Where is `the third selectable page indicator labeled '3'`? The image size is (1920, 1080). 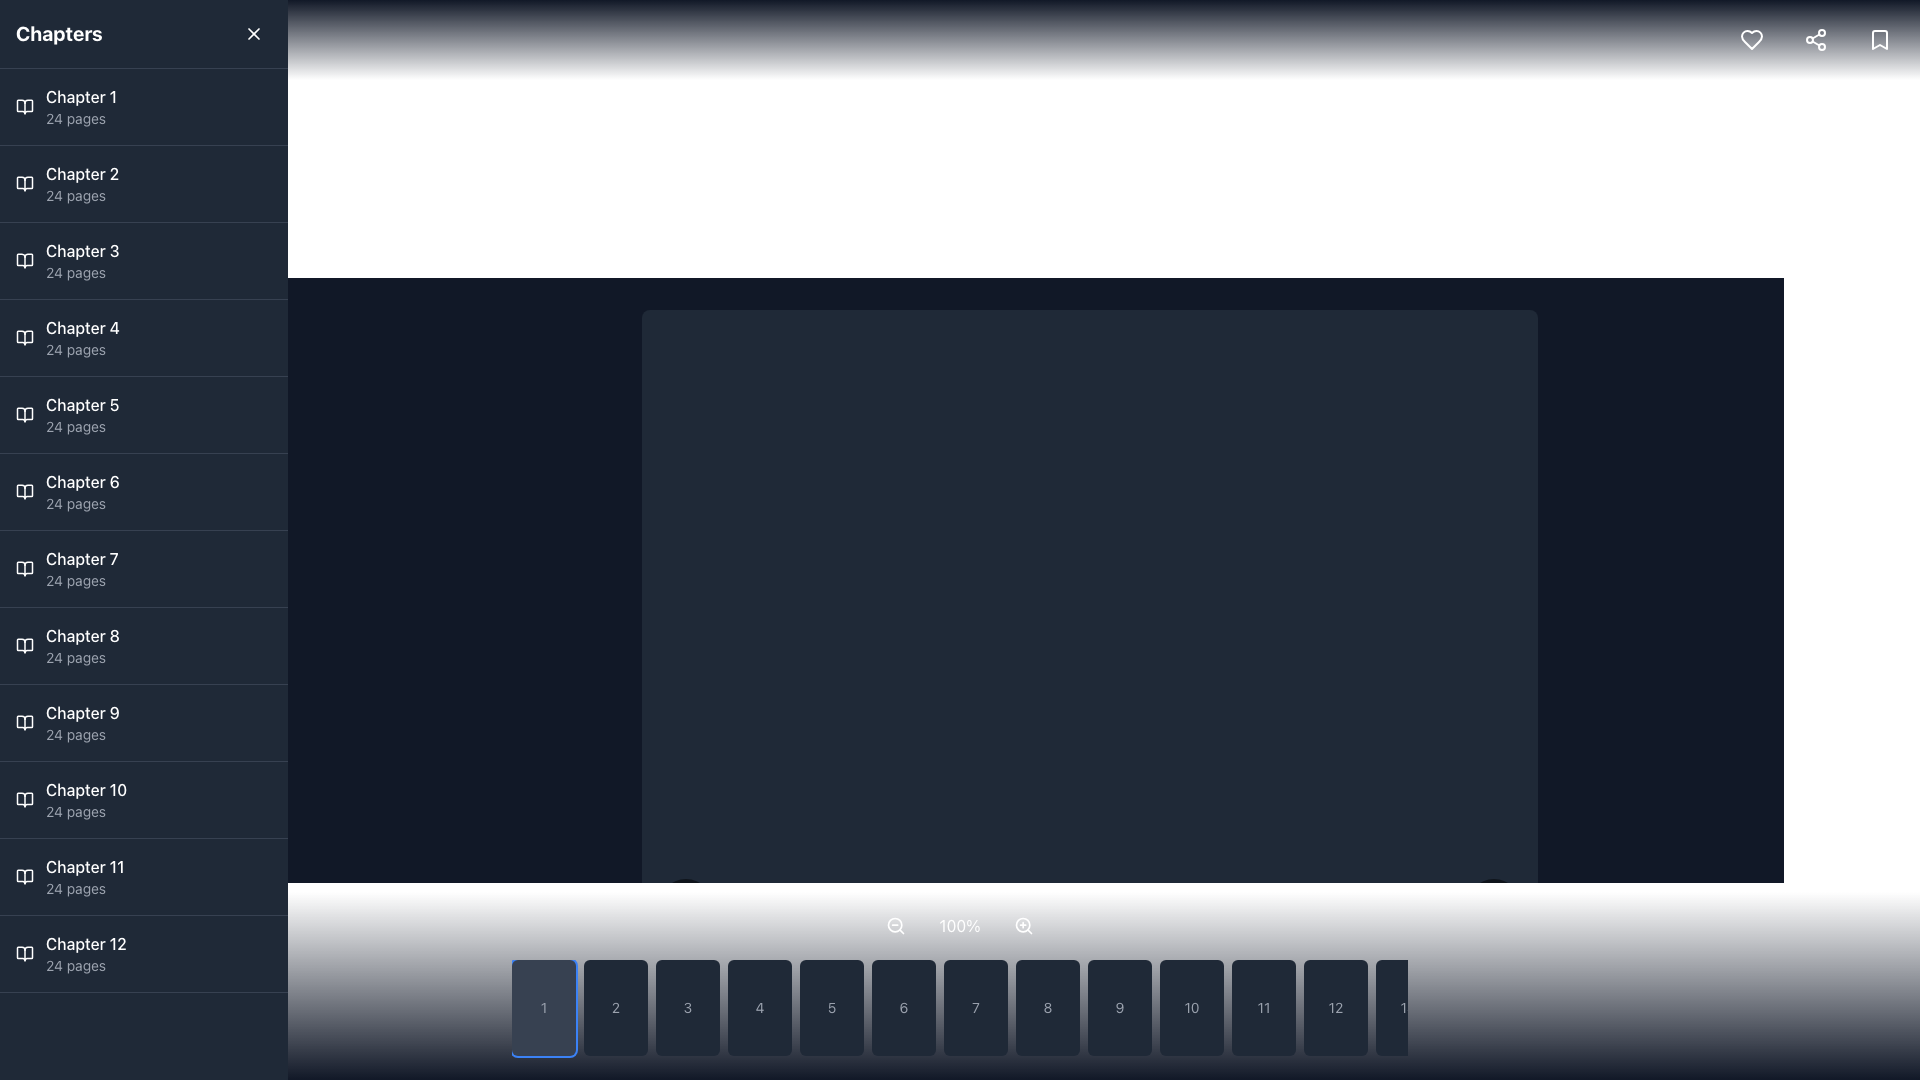 the third selectable page indicator labeled '3' is located at coordinates (687, 1007).